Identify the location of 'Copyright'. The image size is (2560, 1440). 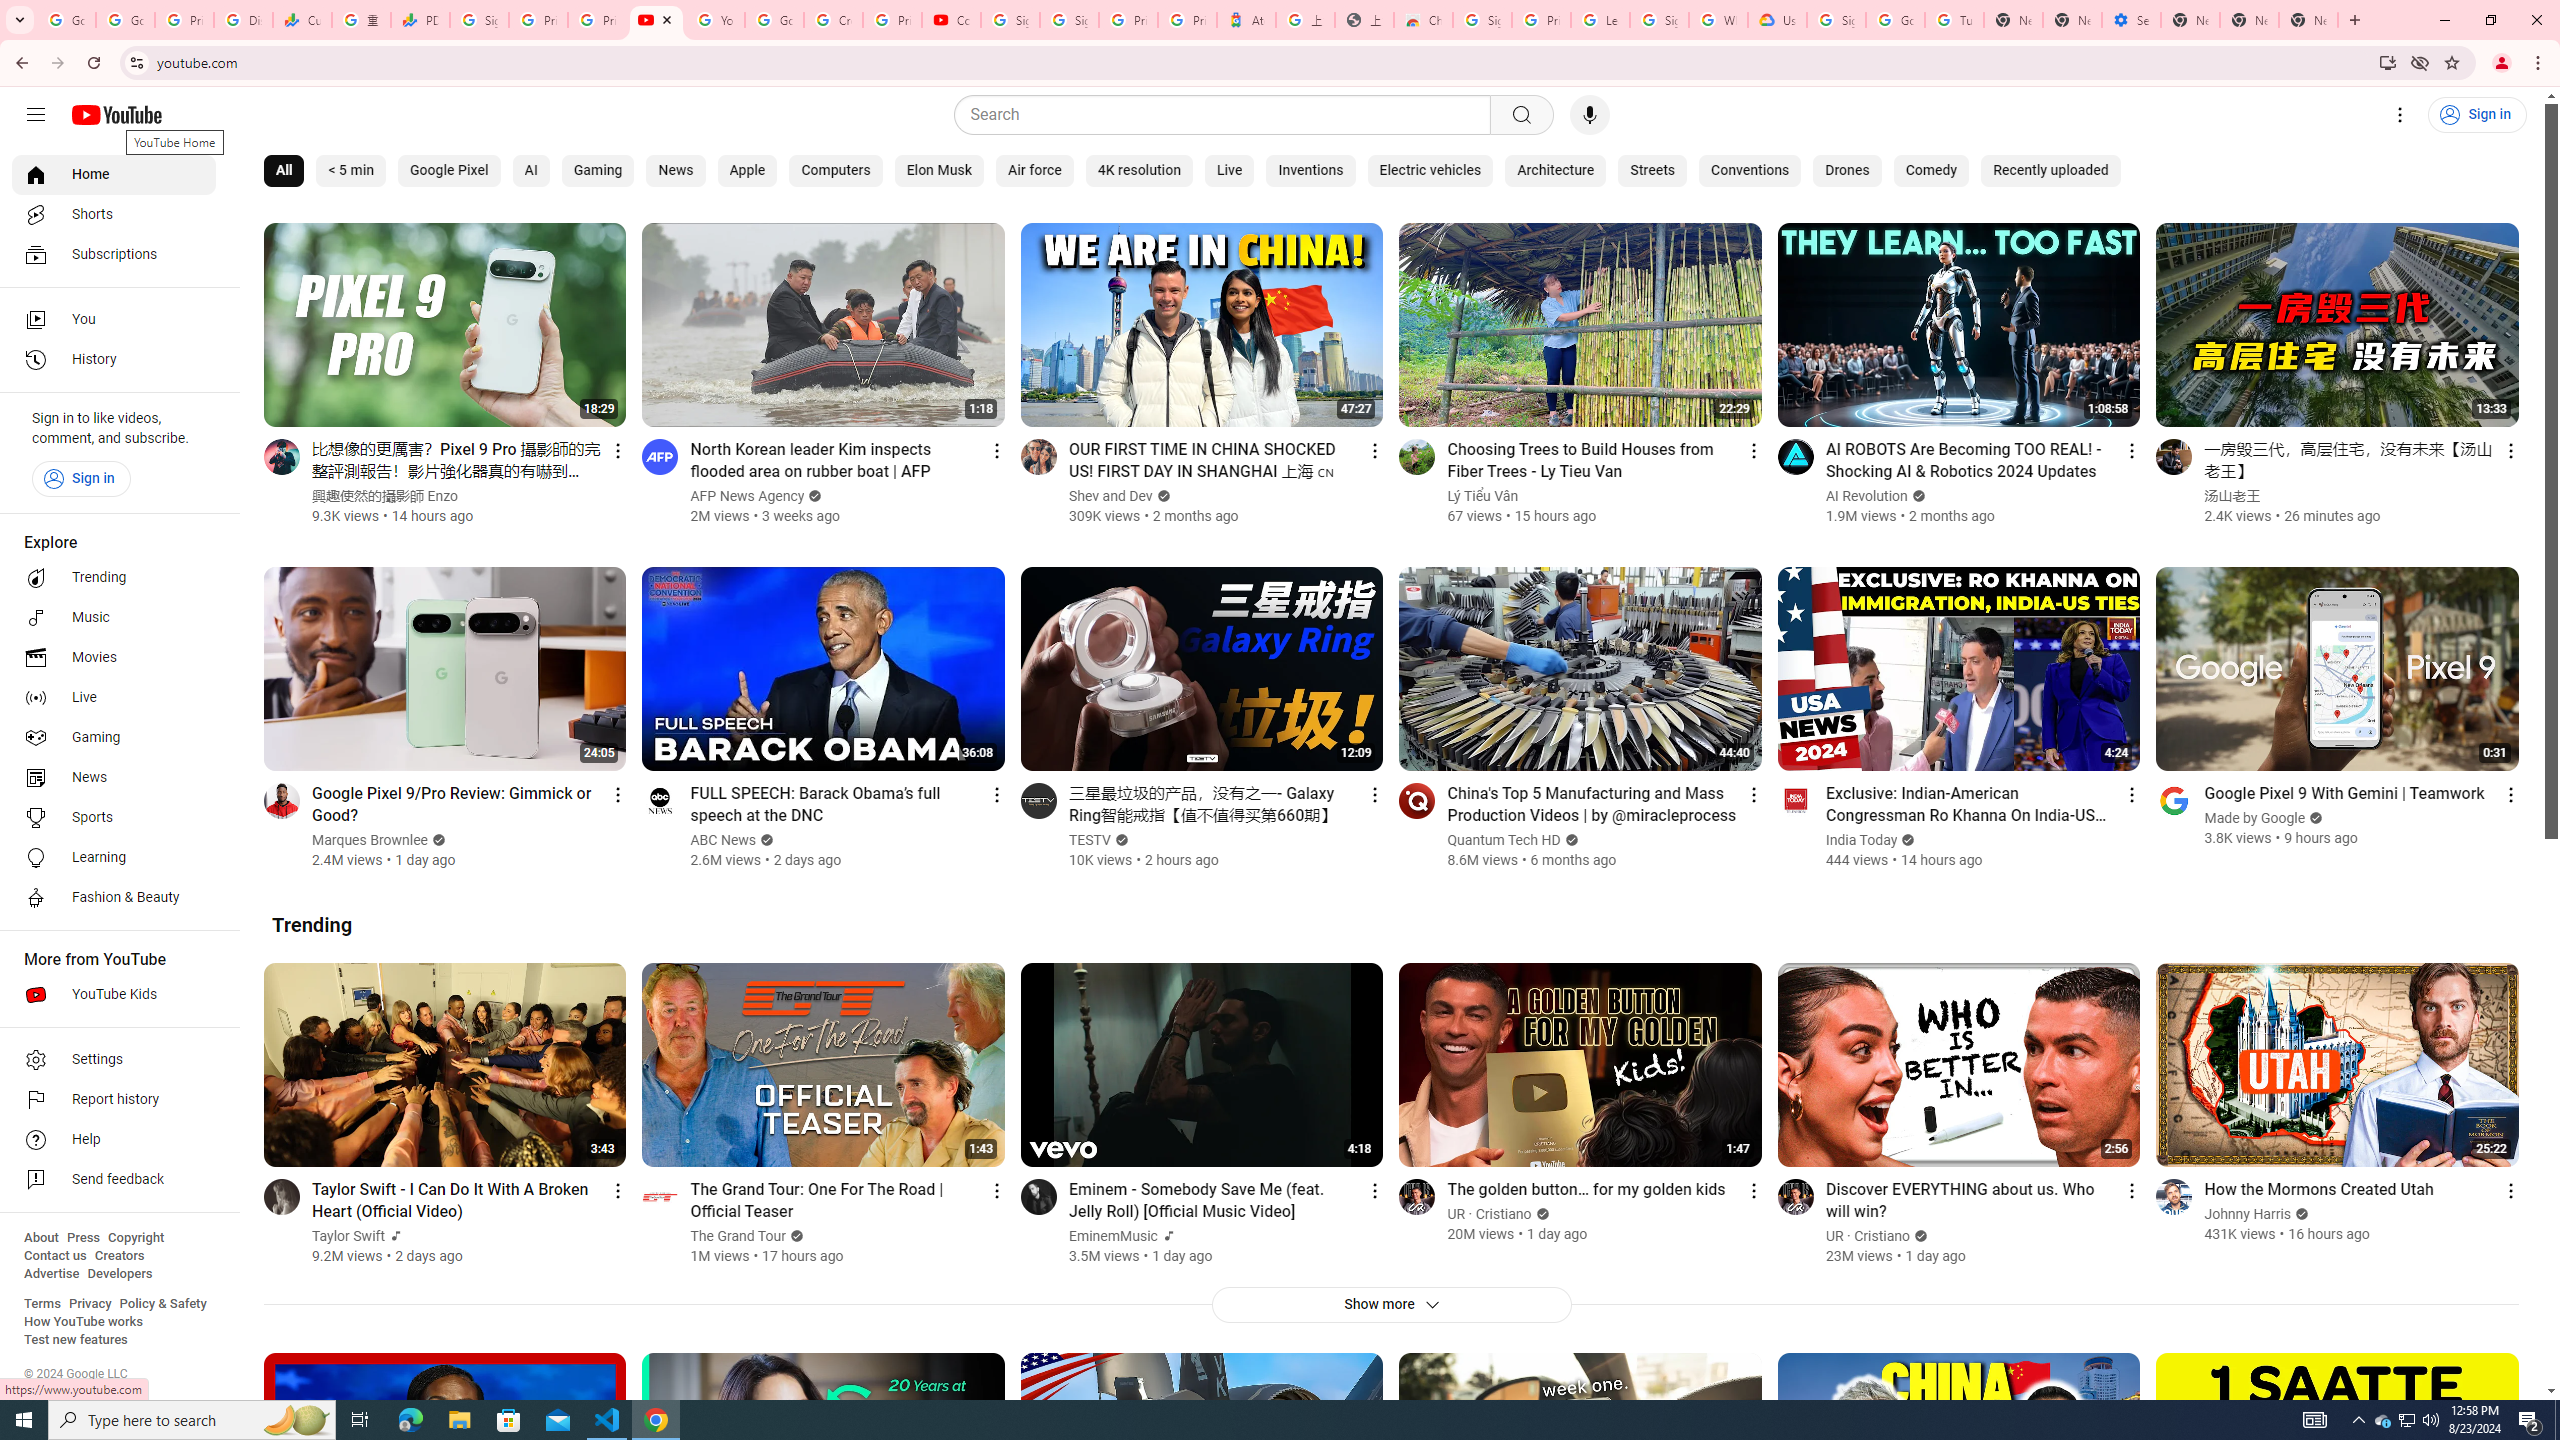
(134, 1237).